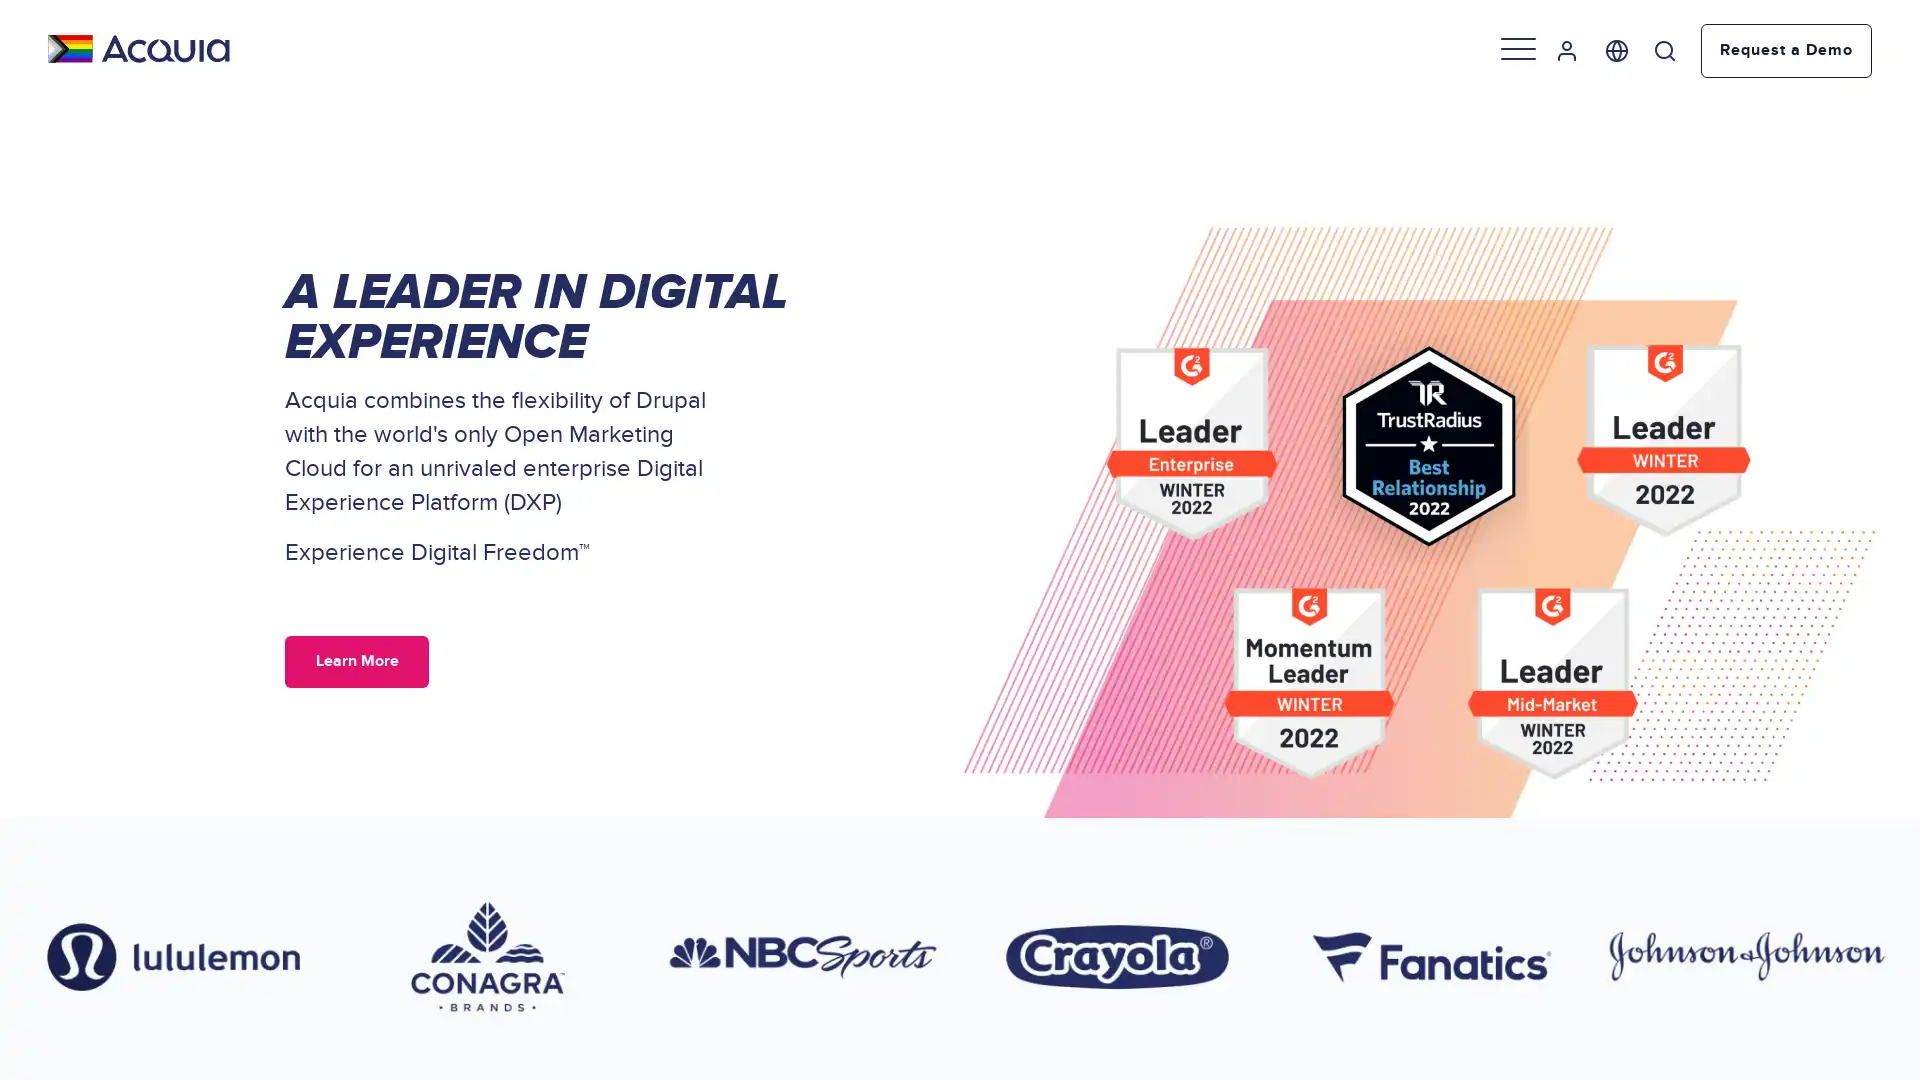 The image size is (1920, 1080). What do you see at coordinates (1520, 48) in the screenshot?
I see `Menu` at bounding box center [1520, 48].